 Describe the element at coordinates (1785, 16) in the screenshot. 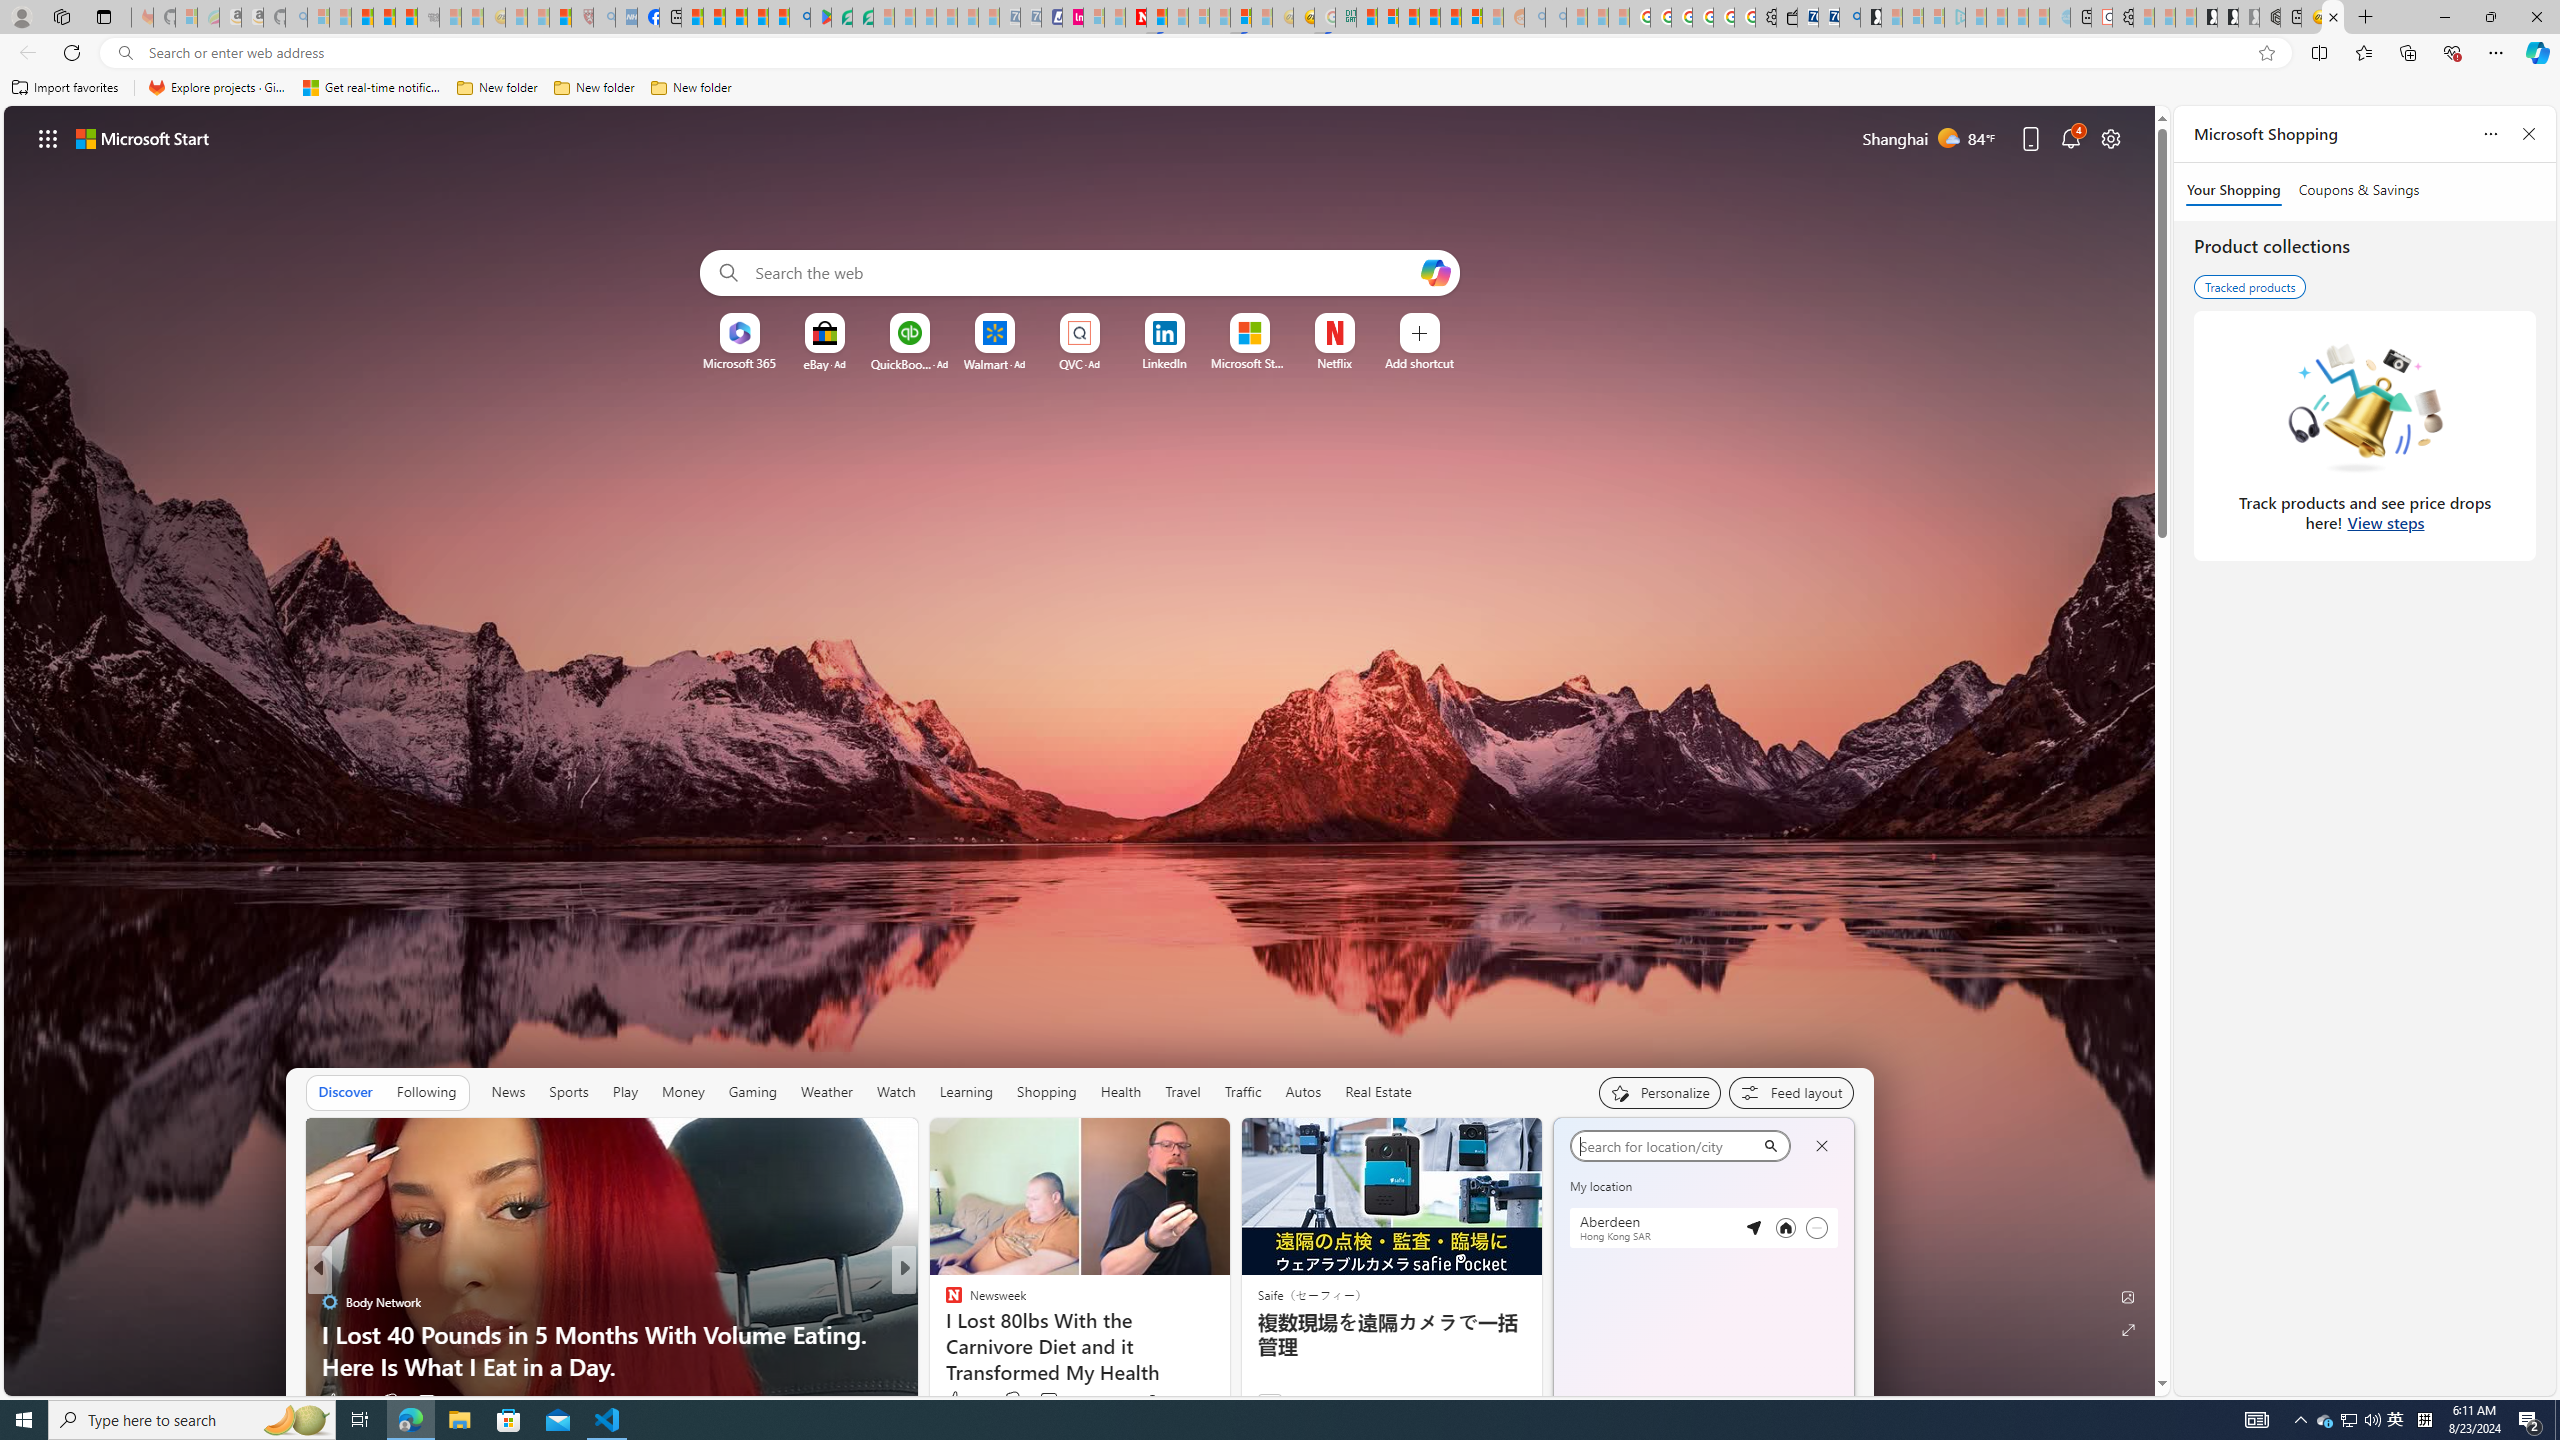

I see `'Wallet'` at that location.